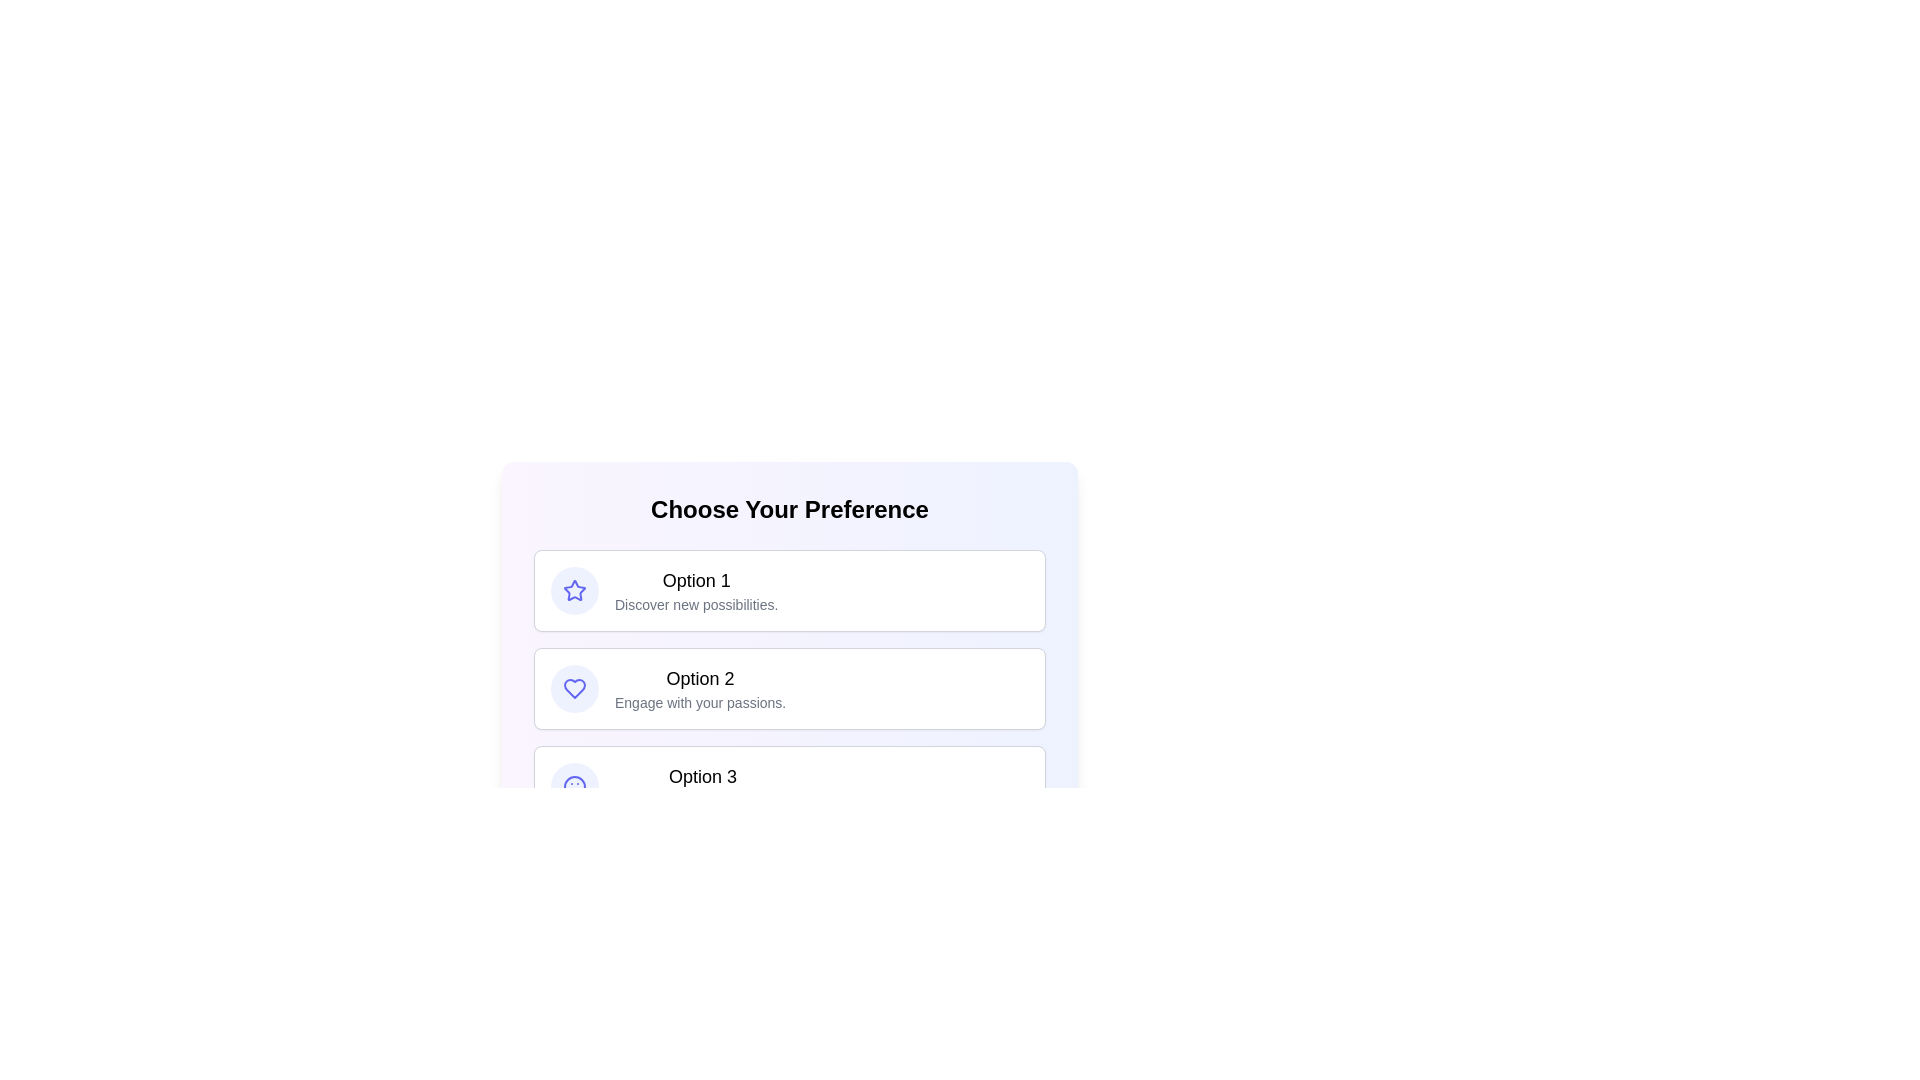  Describe the element at coordinates (789, 508) in the screenshot. I see `the header text displaying 'Choose Your Preference' which is bold and centered above selectable options` at that location.